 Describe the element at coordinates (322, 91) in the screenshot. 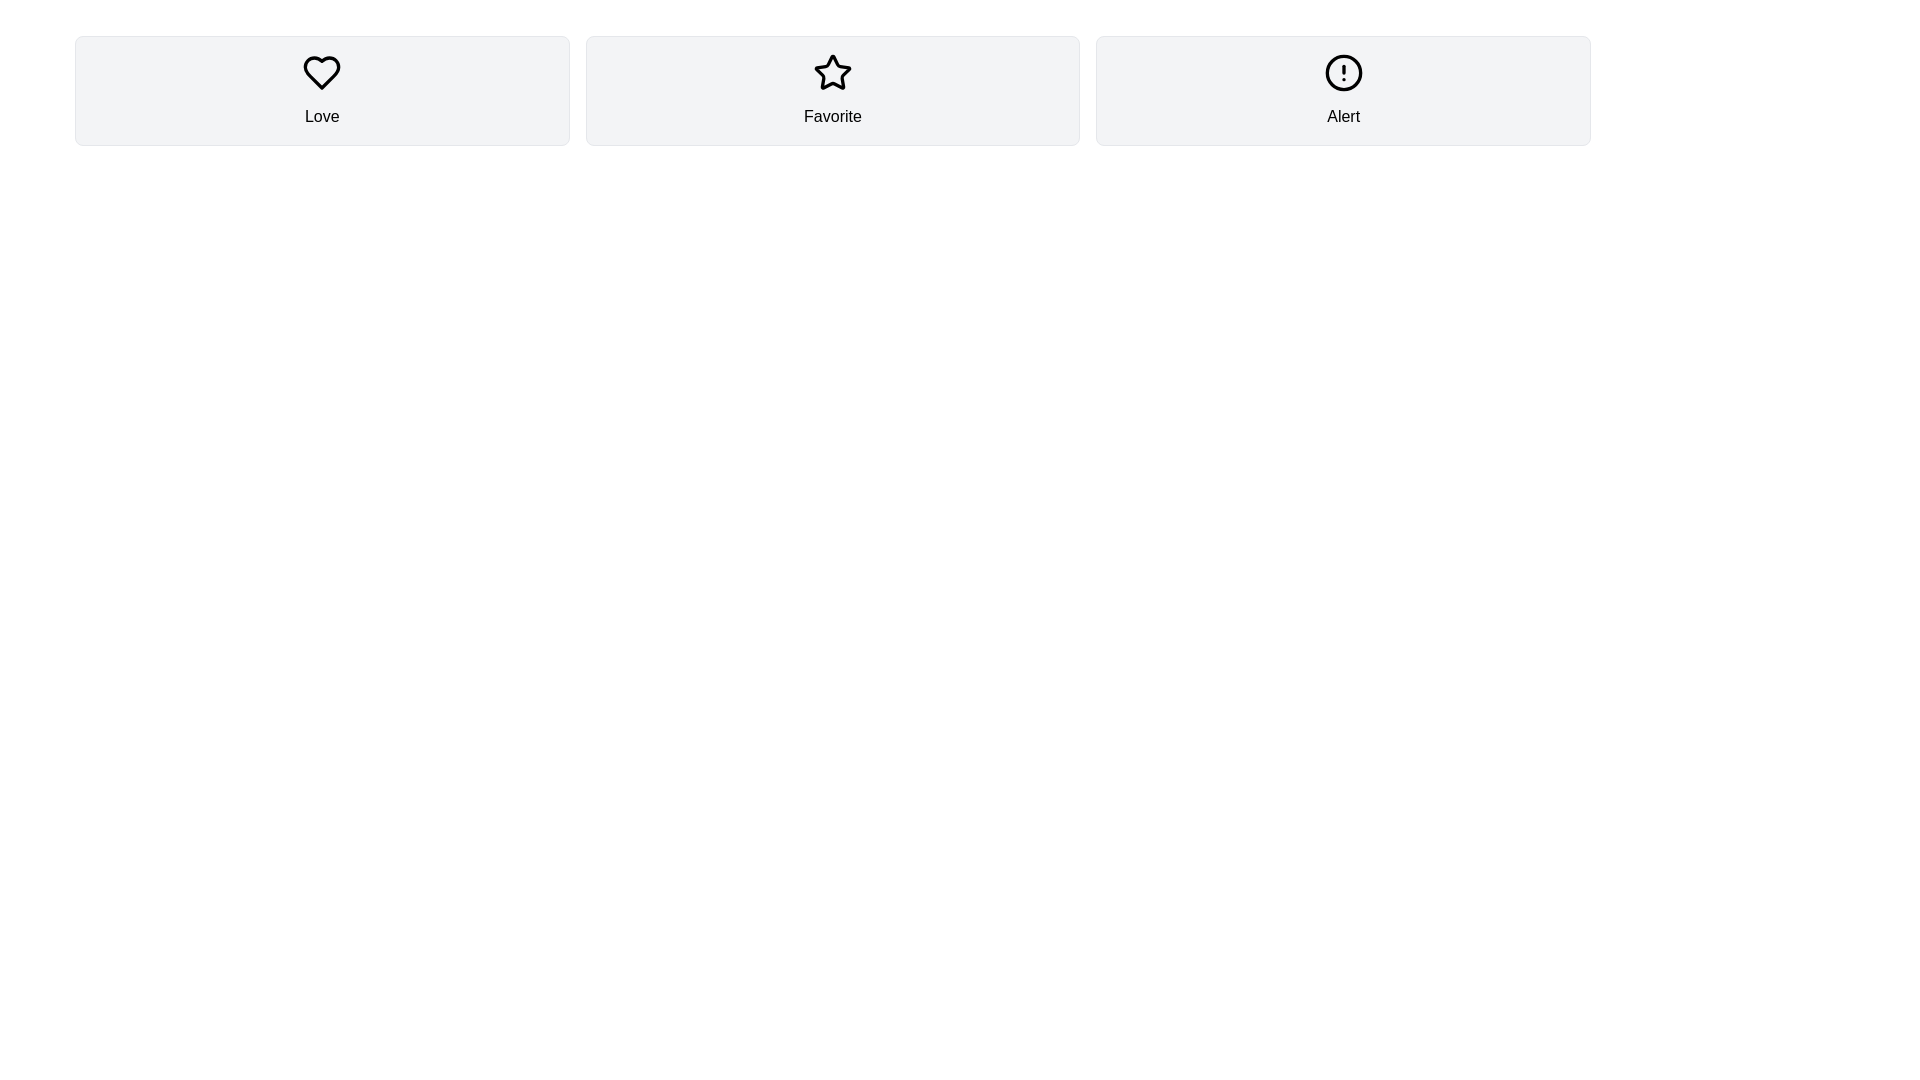

I see `the first card in the horizontally arranged grid, which has a light gray background, a black heart icon at the top center, and the word 'Love' in bold black text below the icon` at that location.